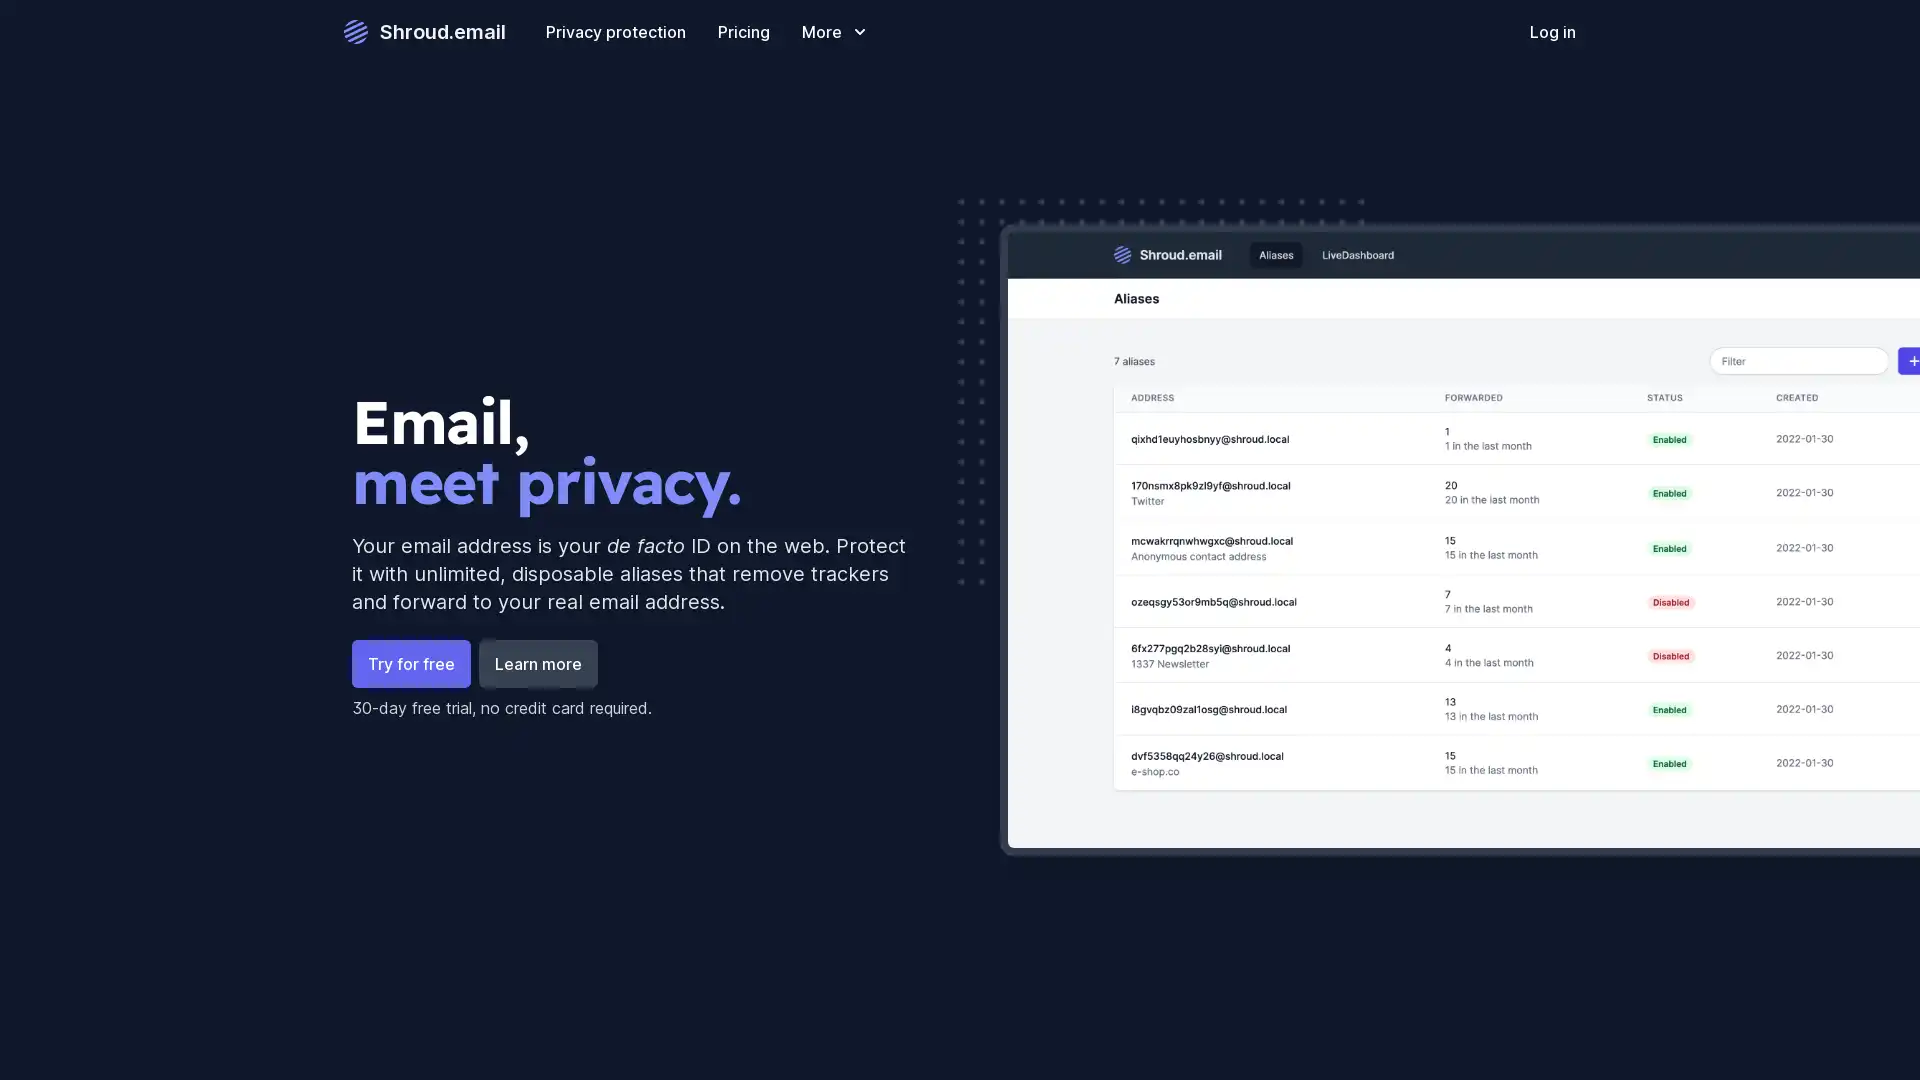 Image resolution: width=1920 pixels, height=1080 pixels. What do you see at coordinates (835, 31) in the screenshot?
I see `More` at bounding box center [835, 31].